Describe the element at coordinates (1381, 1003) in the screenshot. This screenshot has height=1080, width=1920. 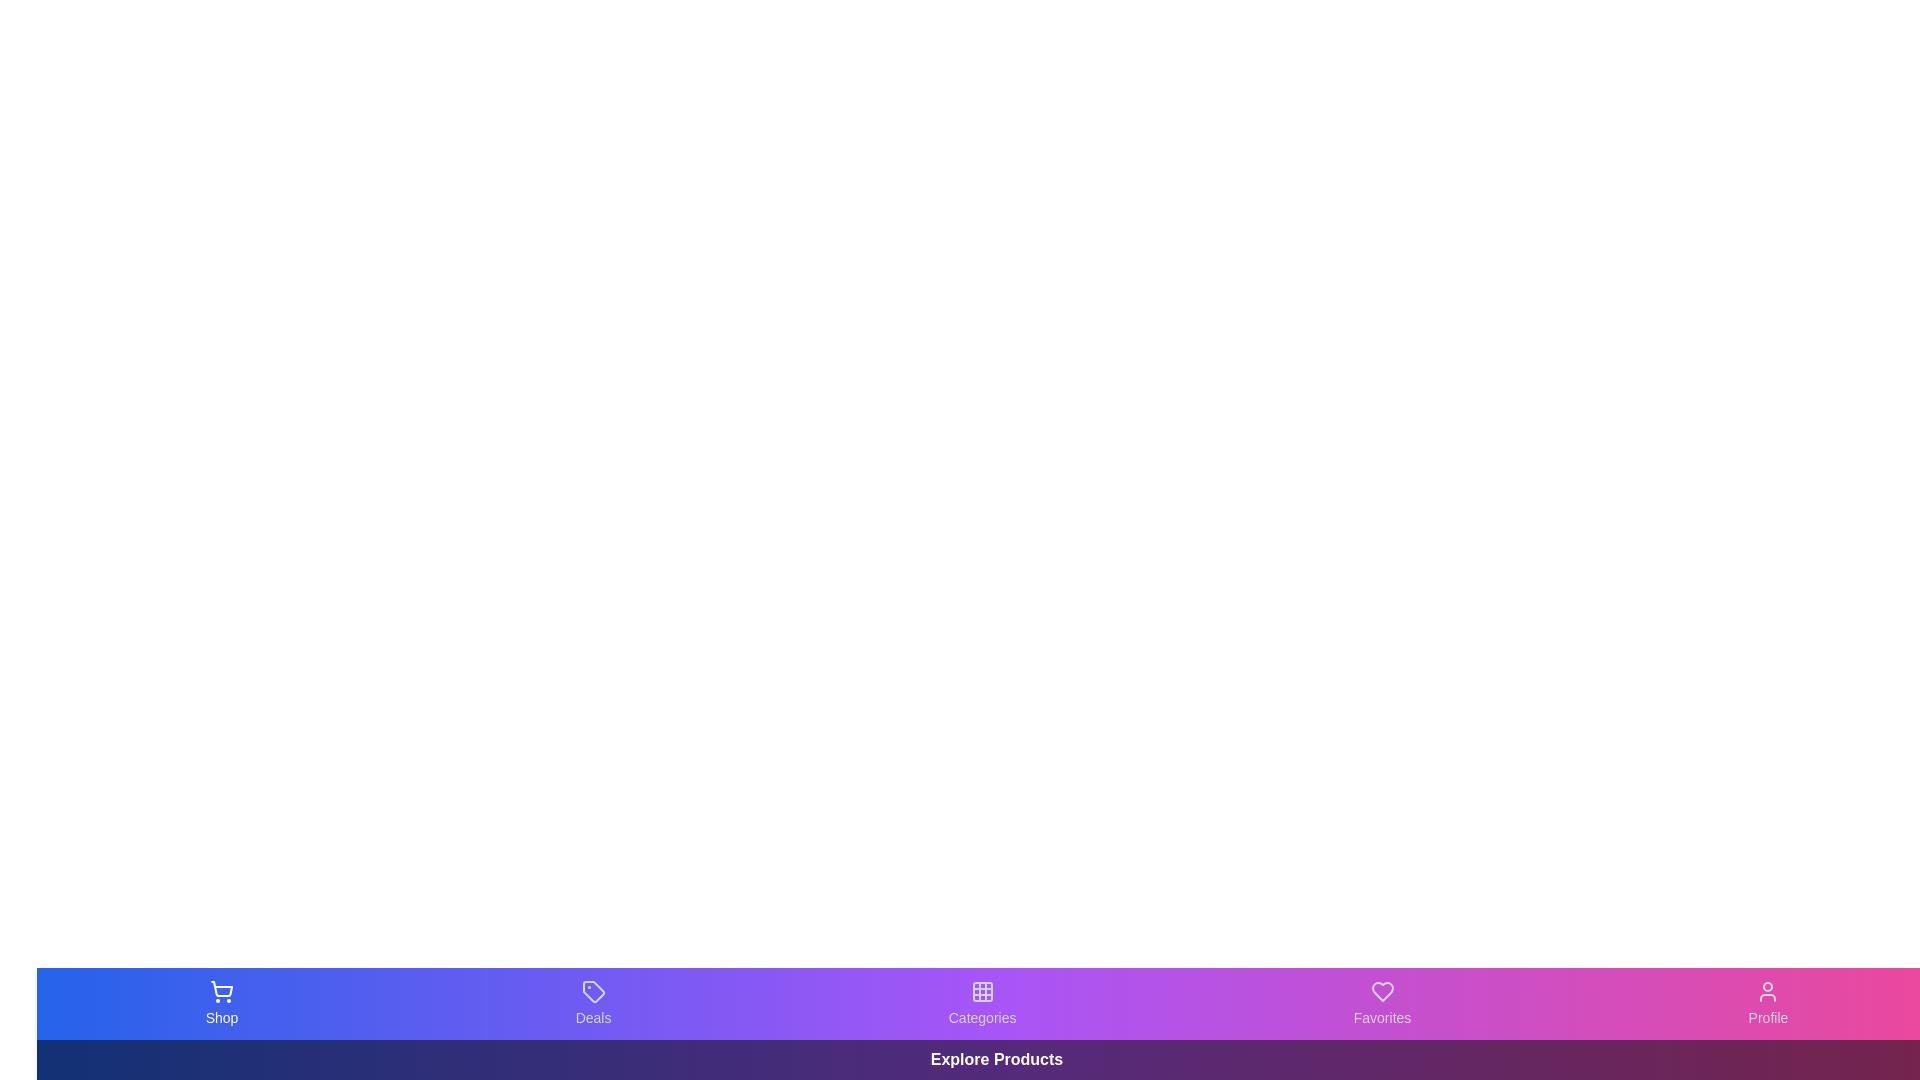
I see `the button labeled Favorites to inspect its visual hover effect` at that location.